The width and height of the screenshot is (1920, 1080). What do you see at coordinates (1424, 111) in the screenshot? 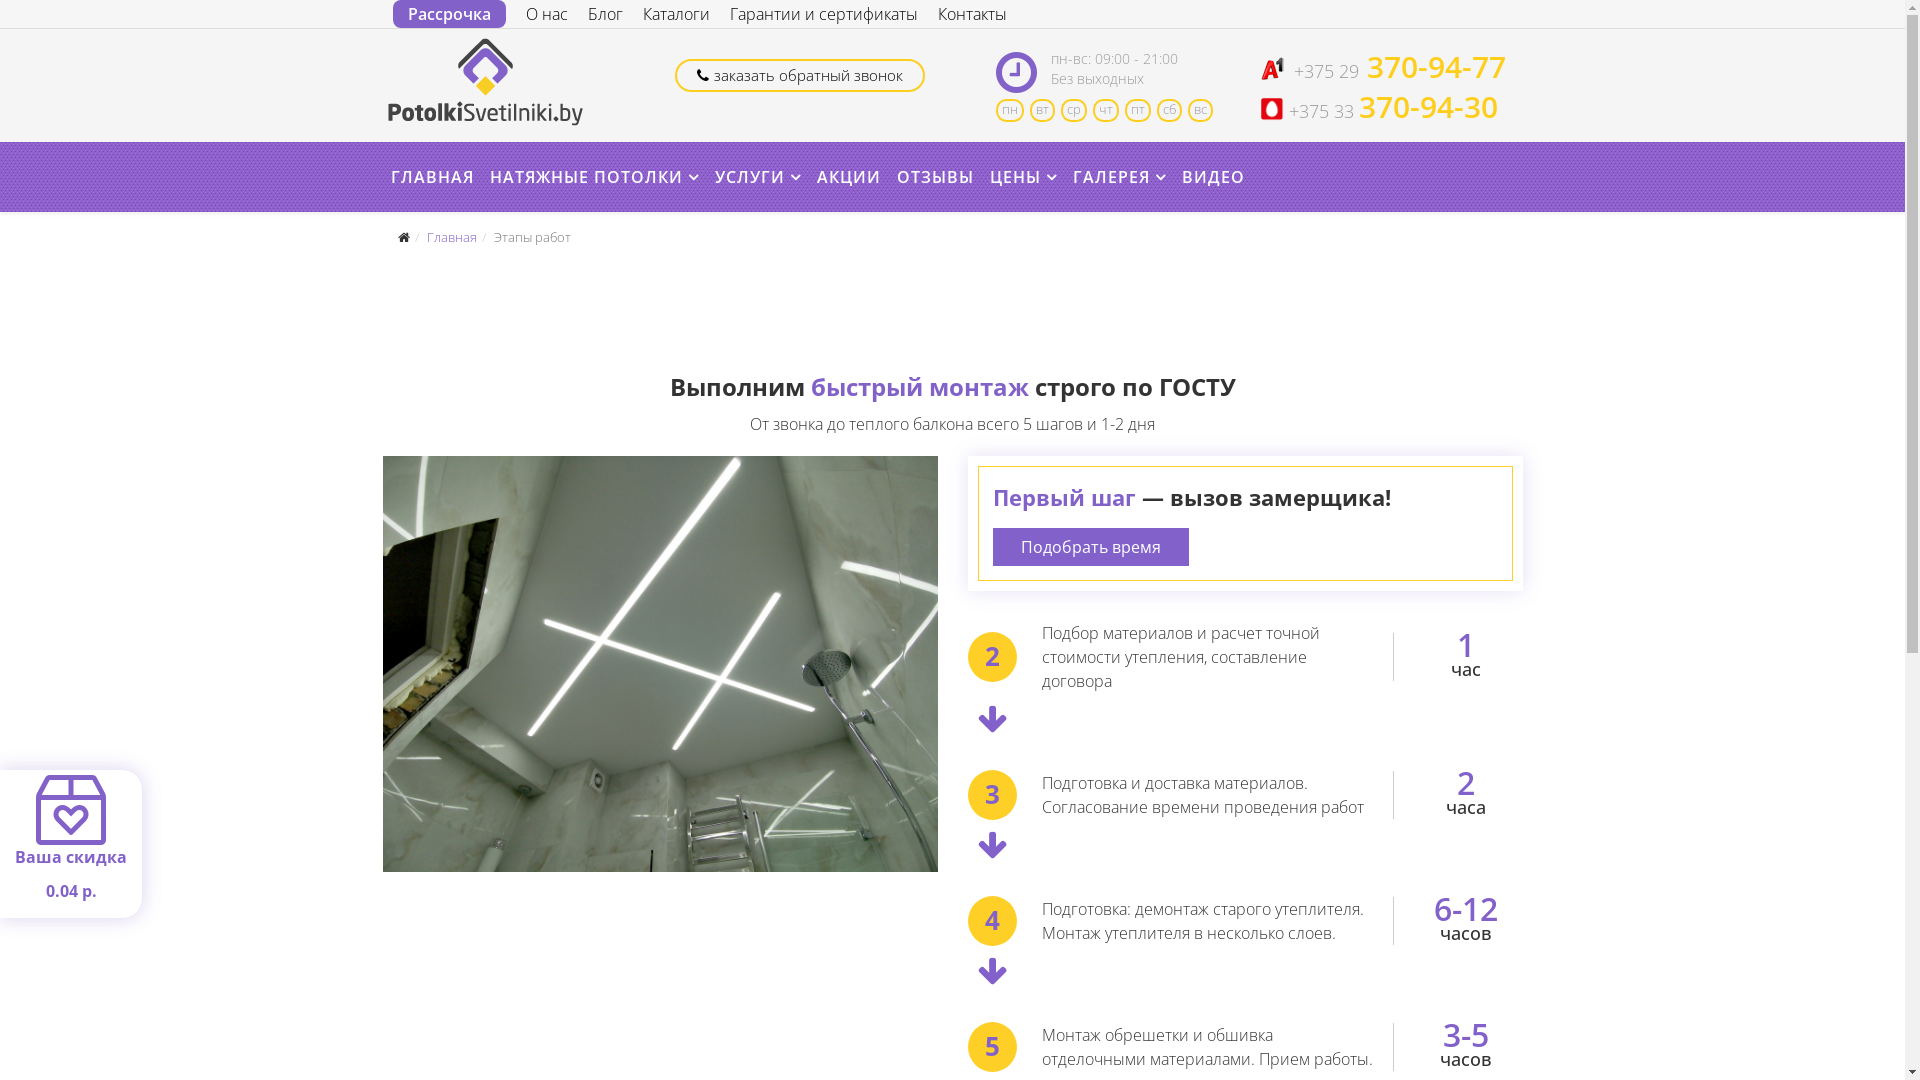
I see `'370-94-30'` at bounding box center [1424, 111].